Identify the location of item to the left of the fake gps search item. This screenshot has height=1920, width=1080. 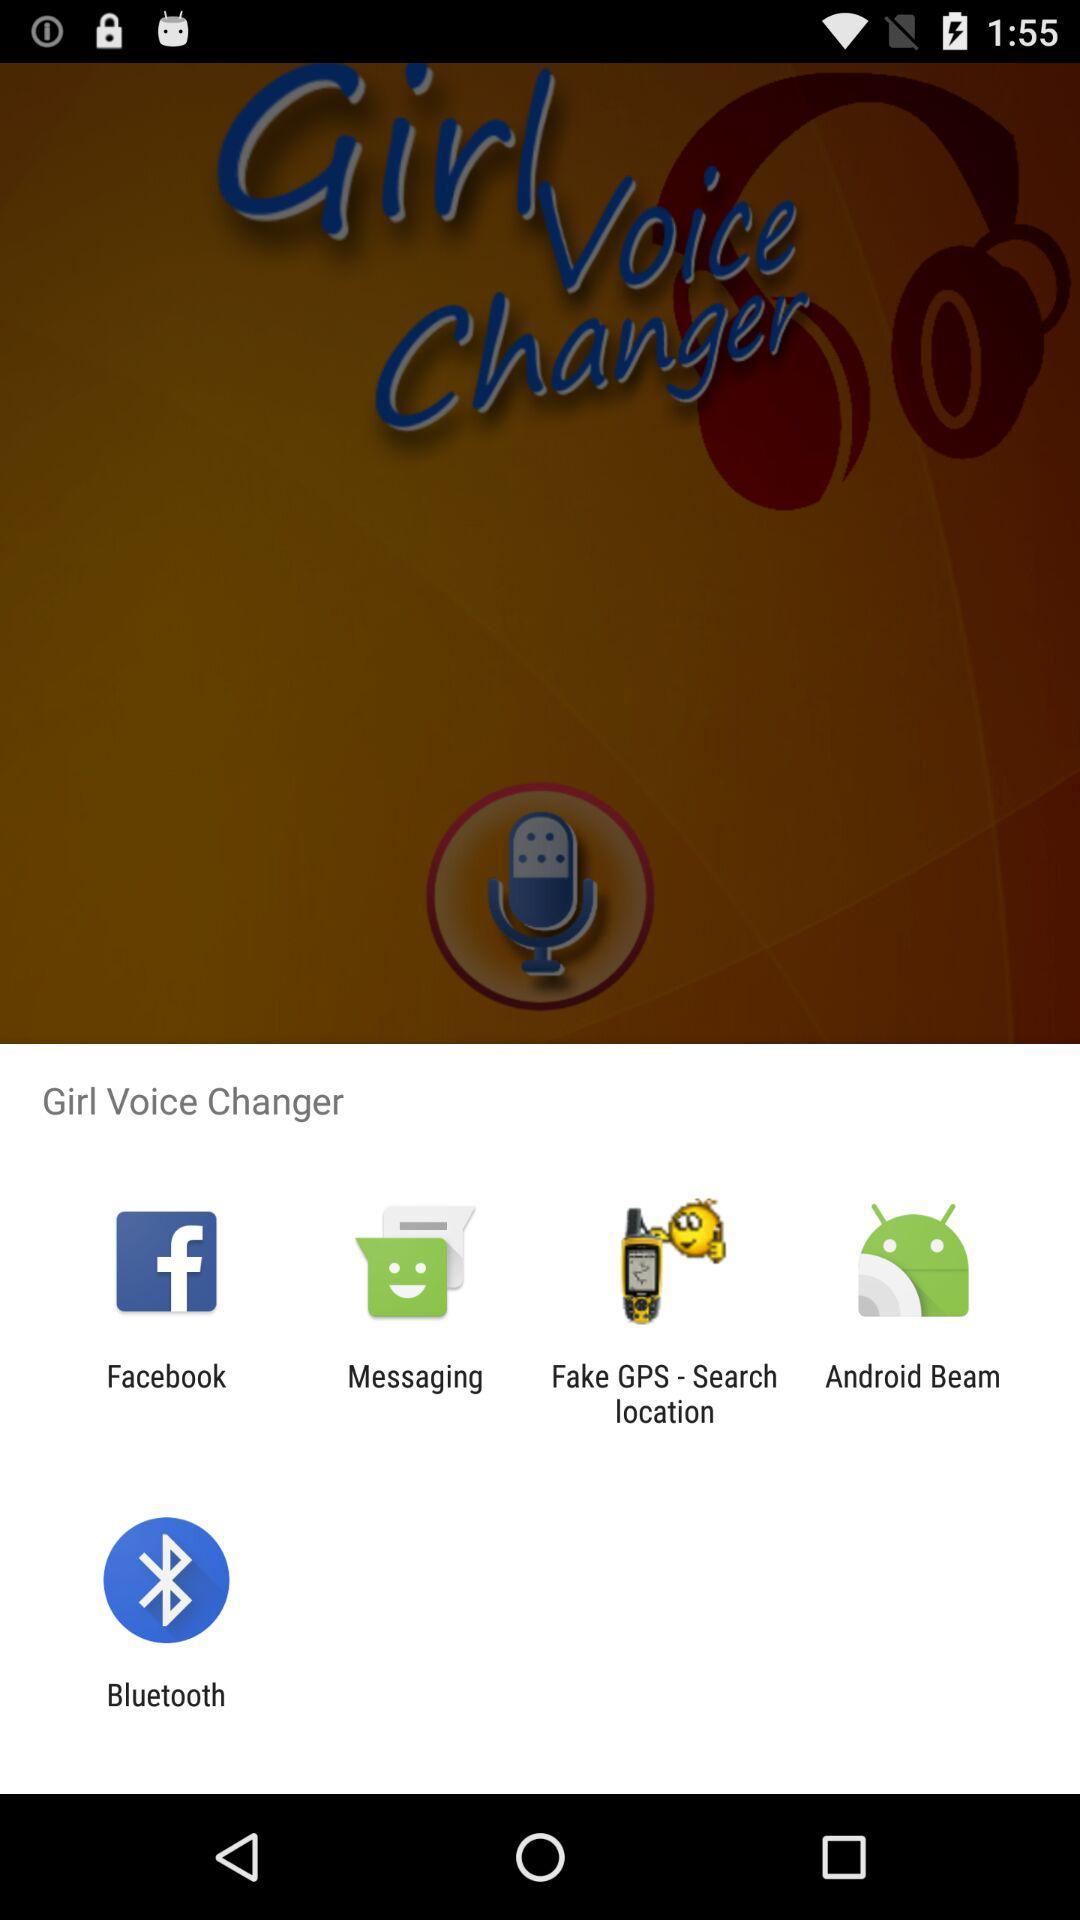
(414, 1392).